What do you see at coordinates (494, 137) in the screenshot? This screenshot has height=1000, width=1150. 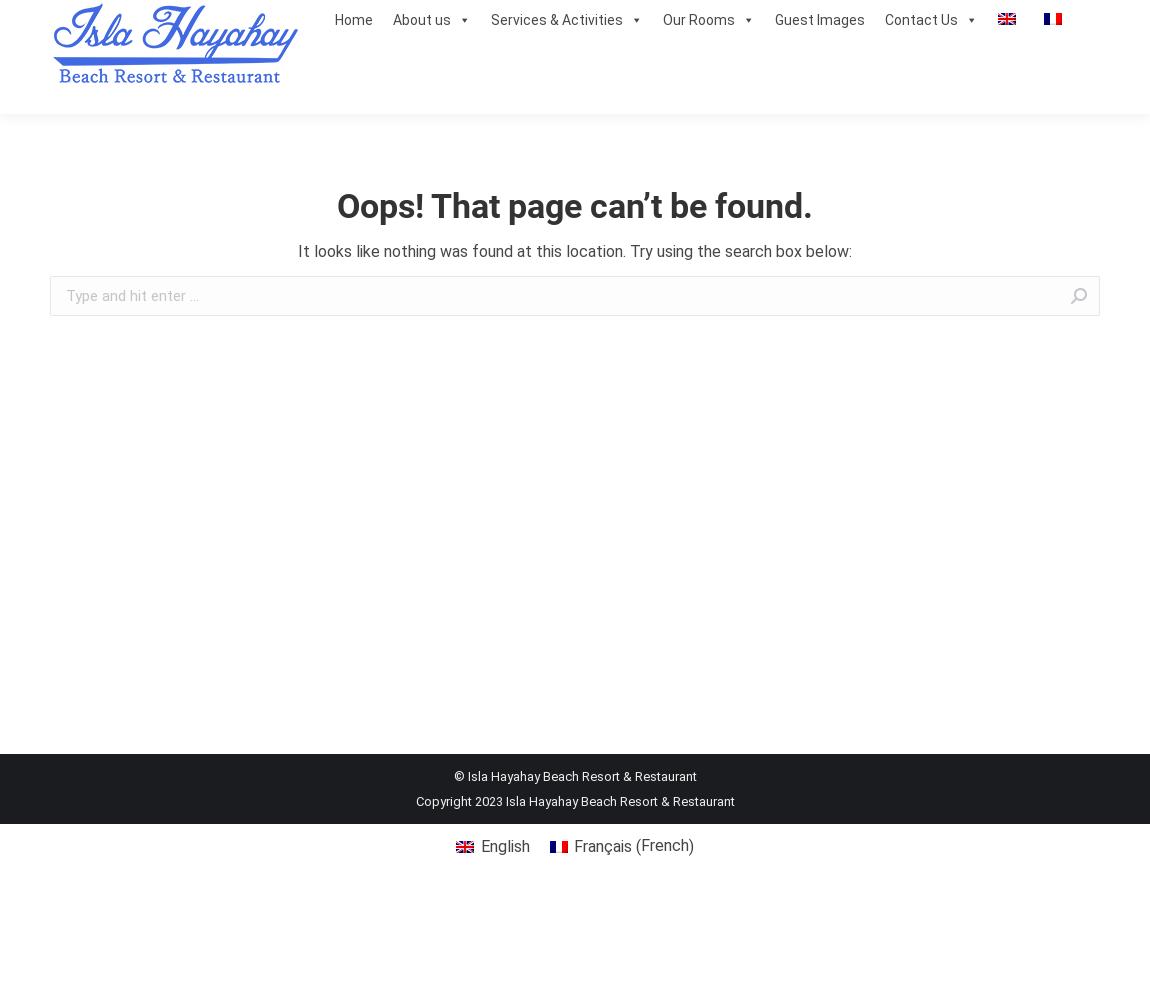 I see `'How to get to Pangangan Island'` at bounding box center [494, 137].